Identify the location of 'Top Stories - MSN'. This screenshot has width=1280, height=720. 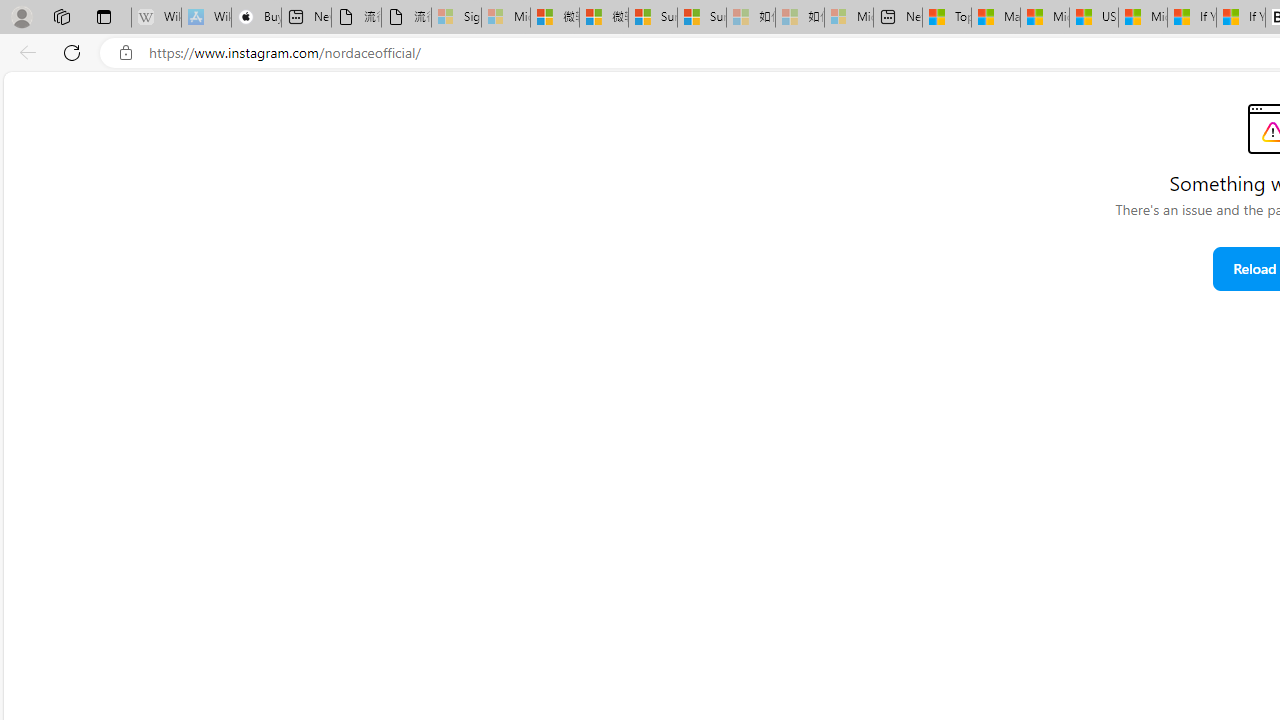
(946, 17).